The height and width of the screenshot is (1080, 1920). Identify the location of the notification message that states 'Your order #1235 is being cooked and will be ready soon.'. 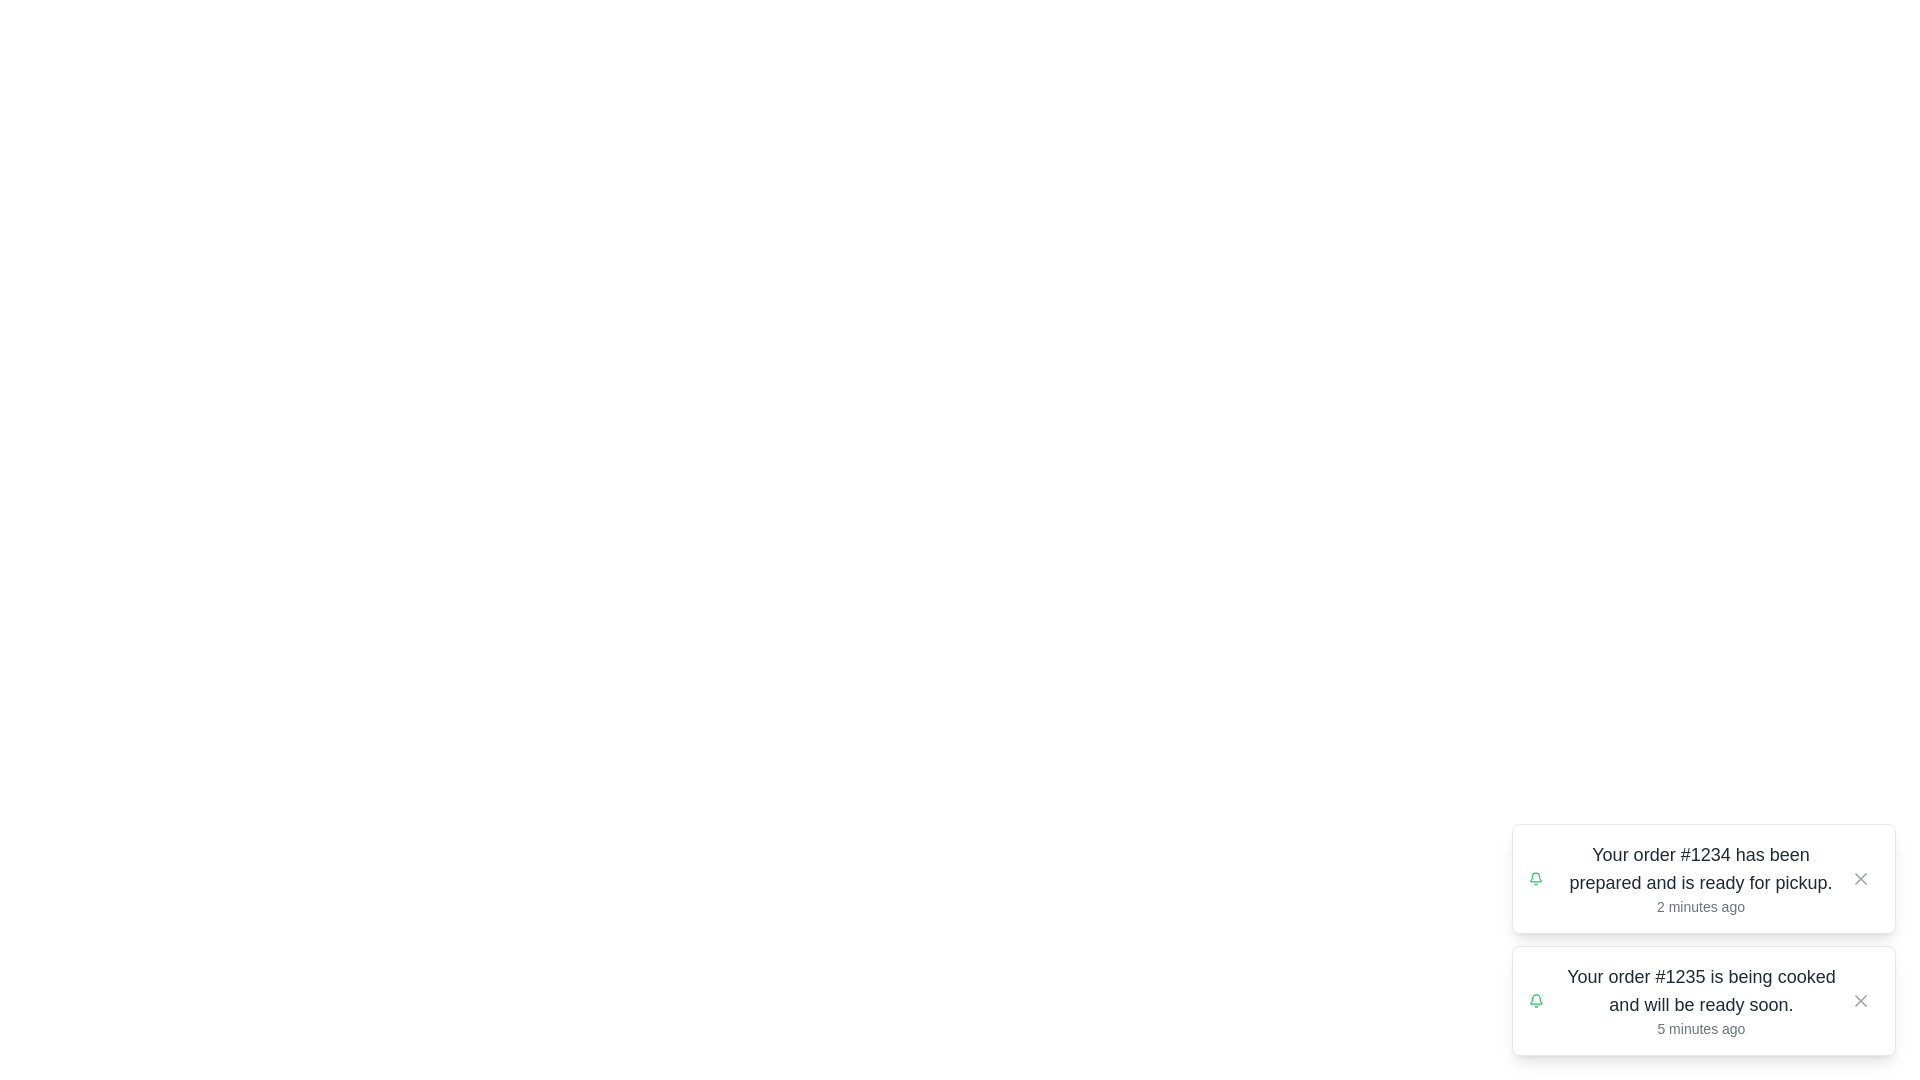
(1700, 1001).